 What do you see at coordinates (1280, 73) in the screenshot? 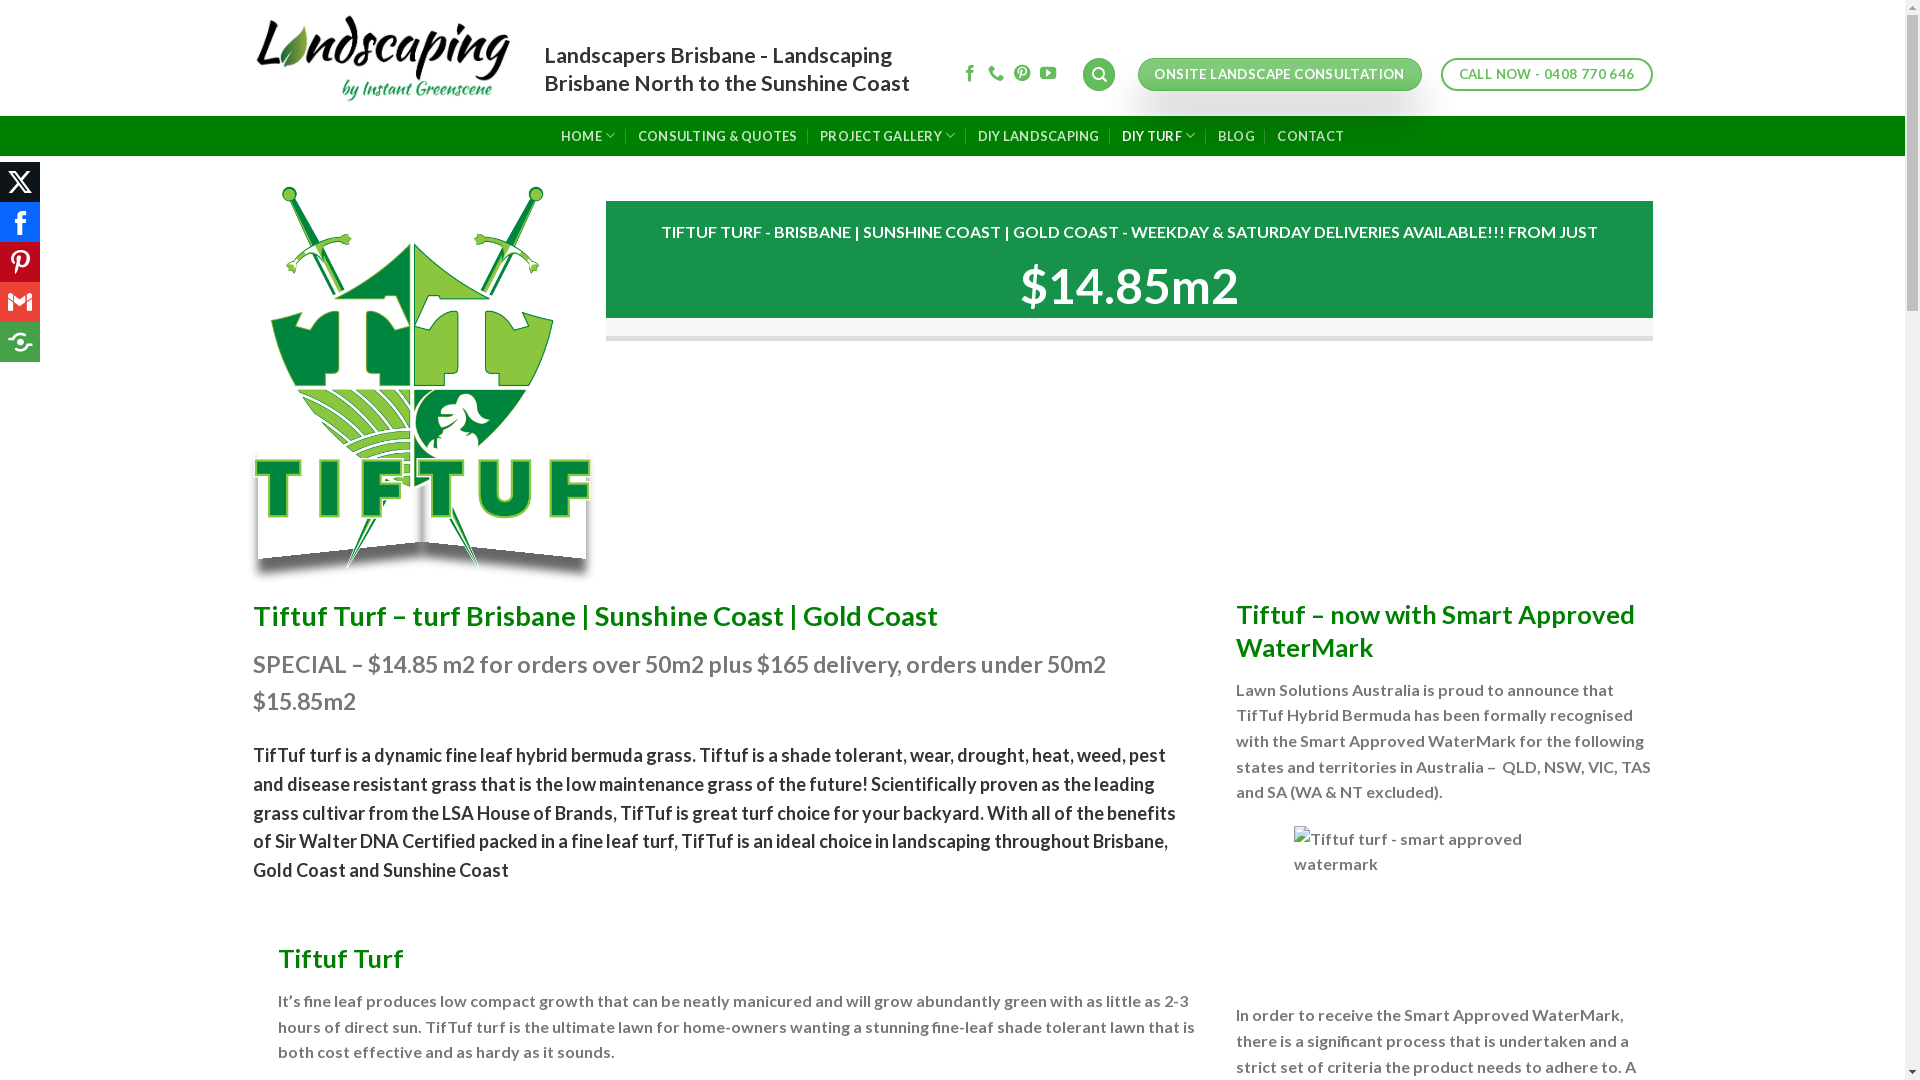
I see `'ONSITE LANDSCAPE CONSULTATION'` at bounding box center [1280, 73].